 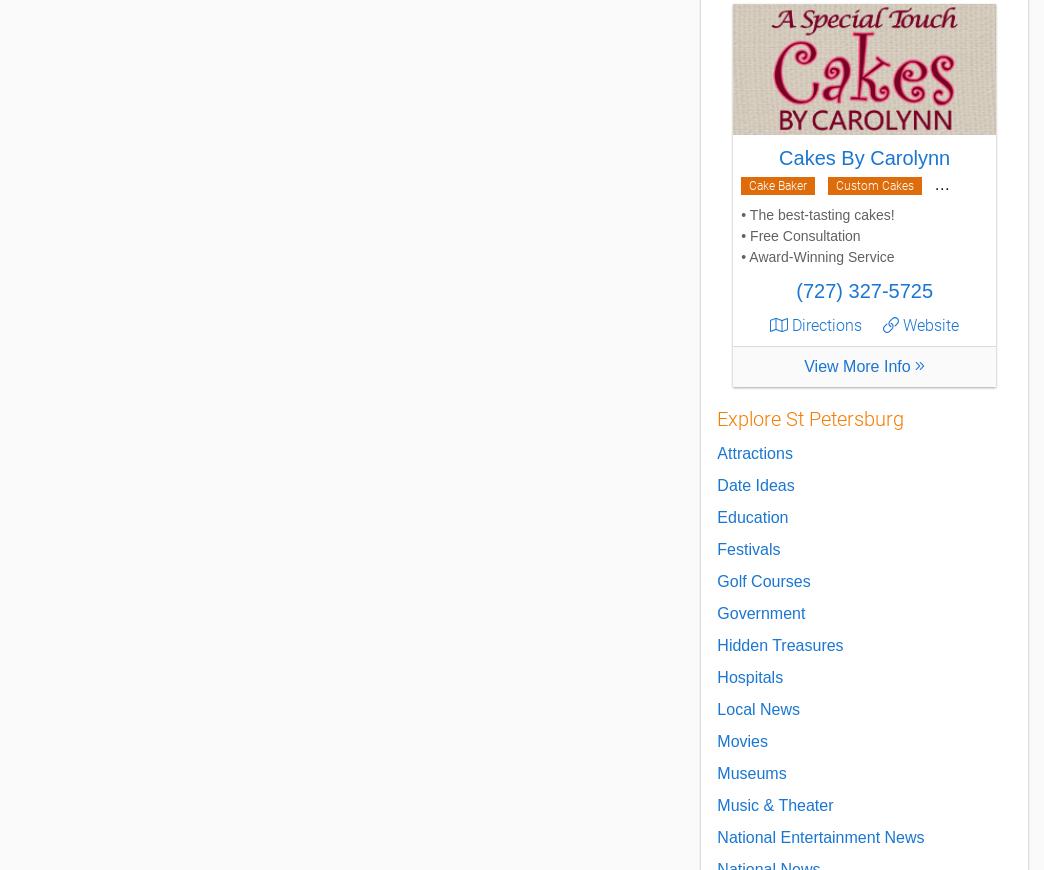 I want to click on '• The best-tasting cakes!', so click(x=816, y=213).